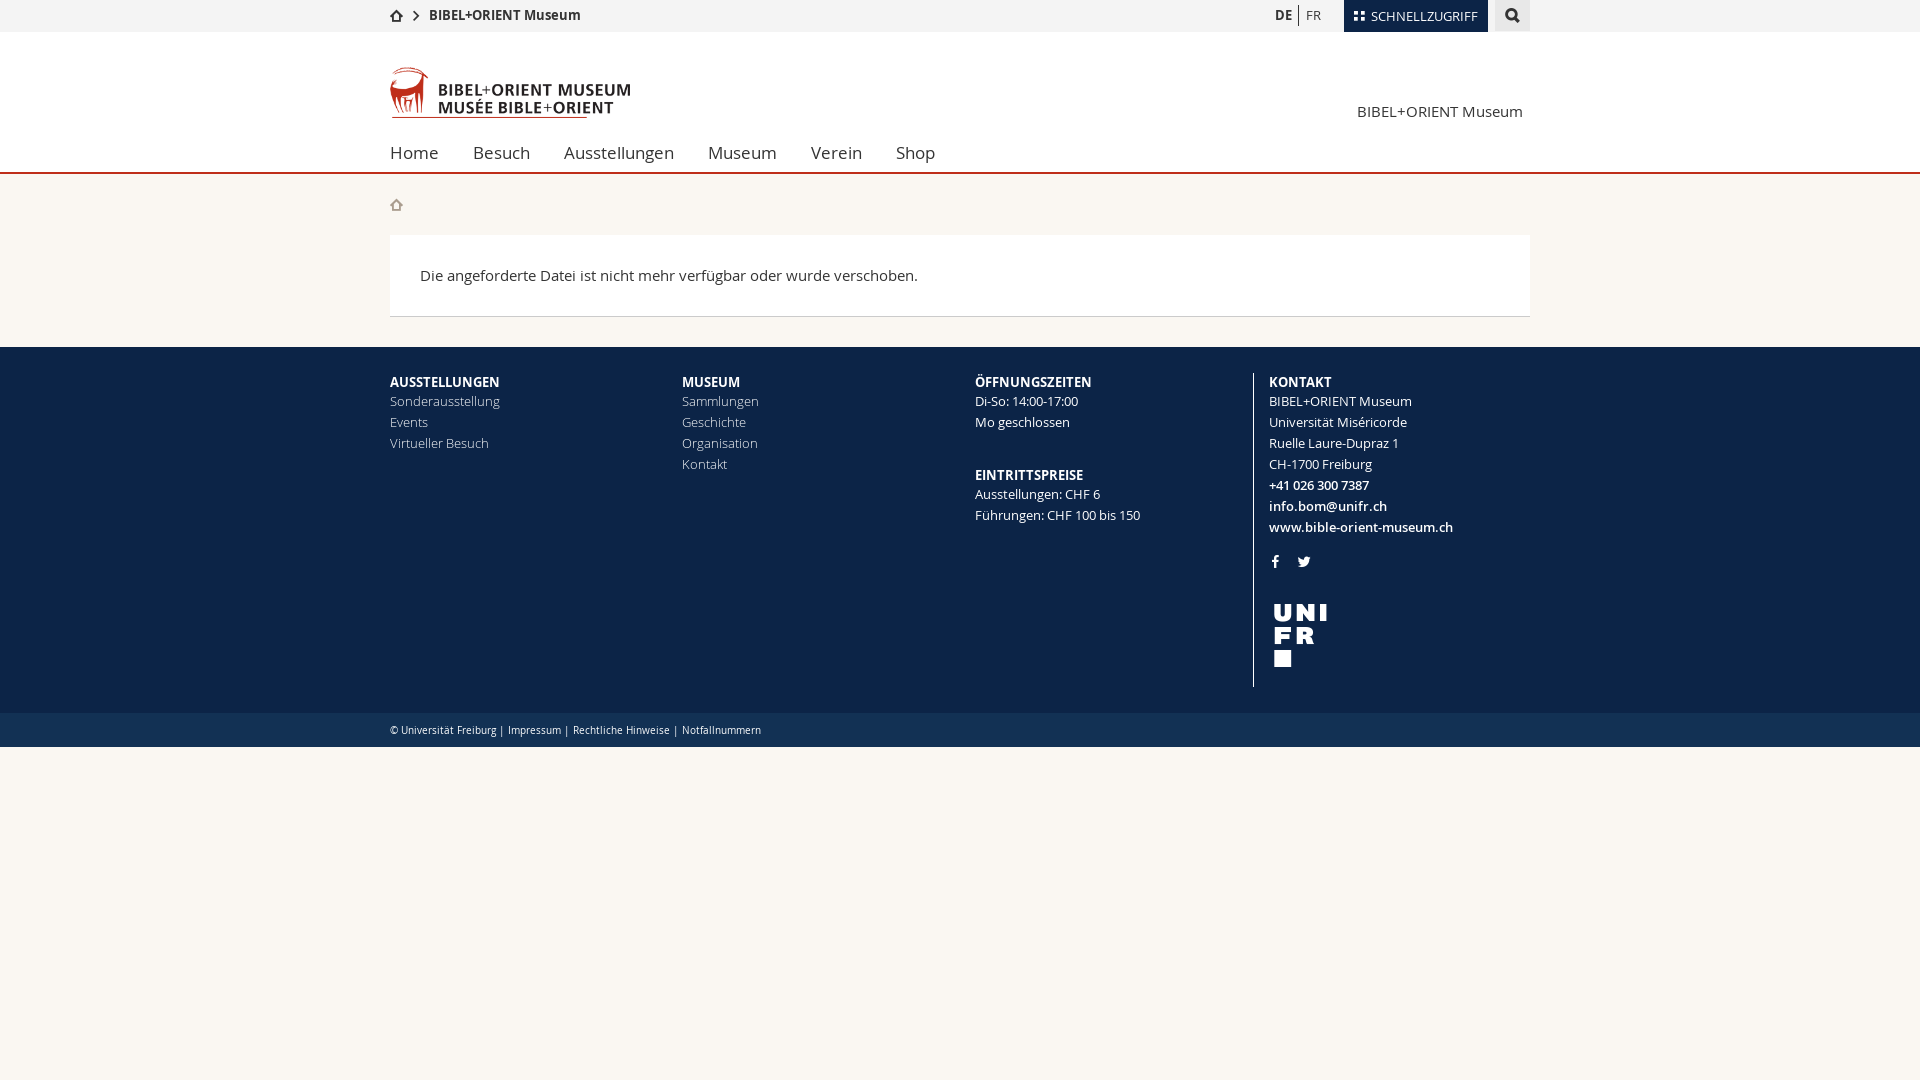 This screenshot has height=1080, width=1920. Describe the element at coordinates (1438, 111) in the screenshot. I see `'BIBEL+ORIENT Museum'` at that location.